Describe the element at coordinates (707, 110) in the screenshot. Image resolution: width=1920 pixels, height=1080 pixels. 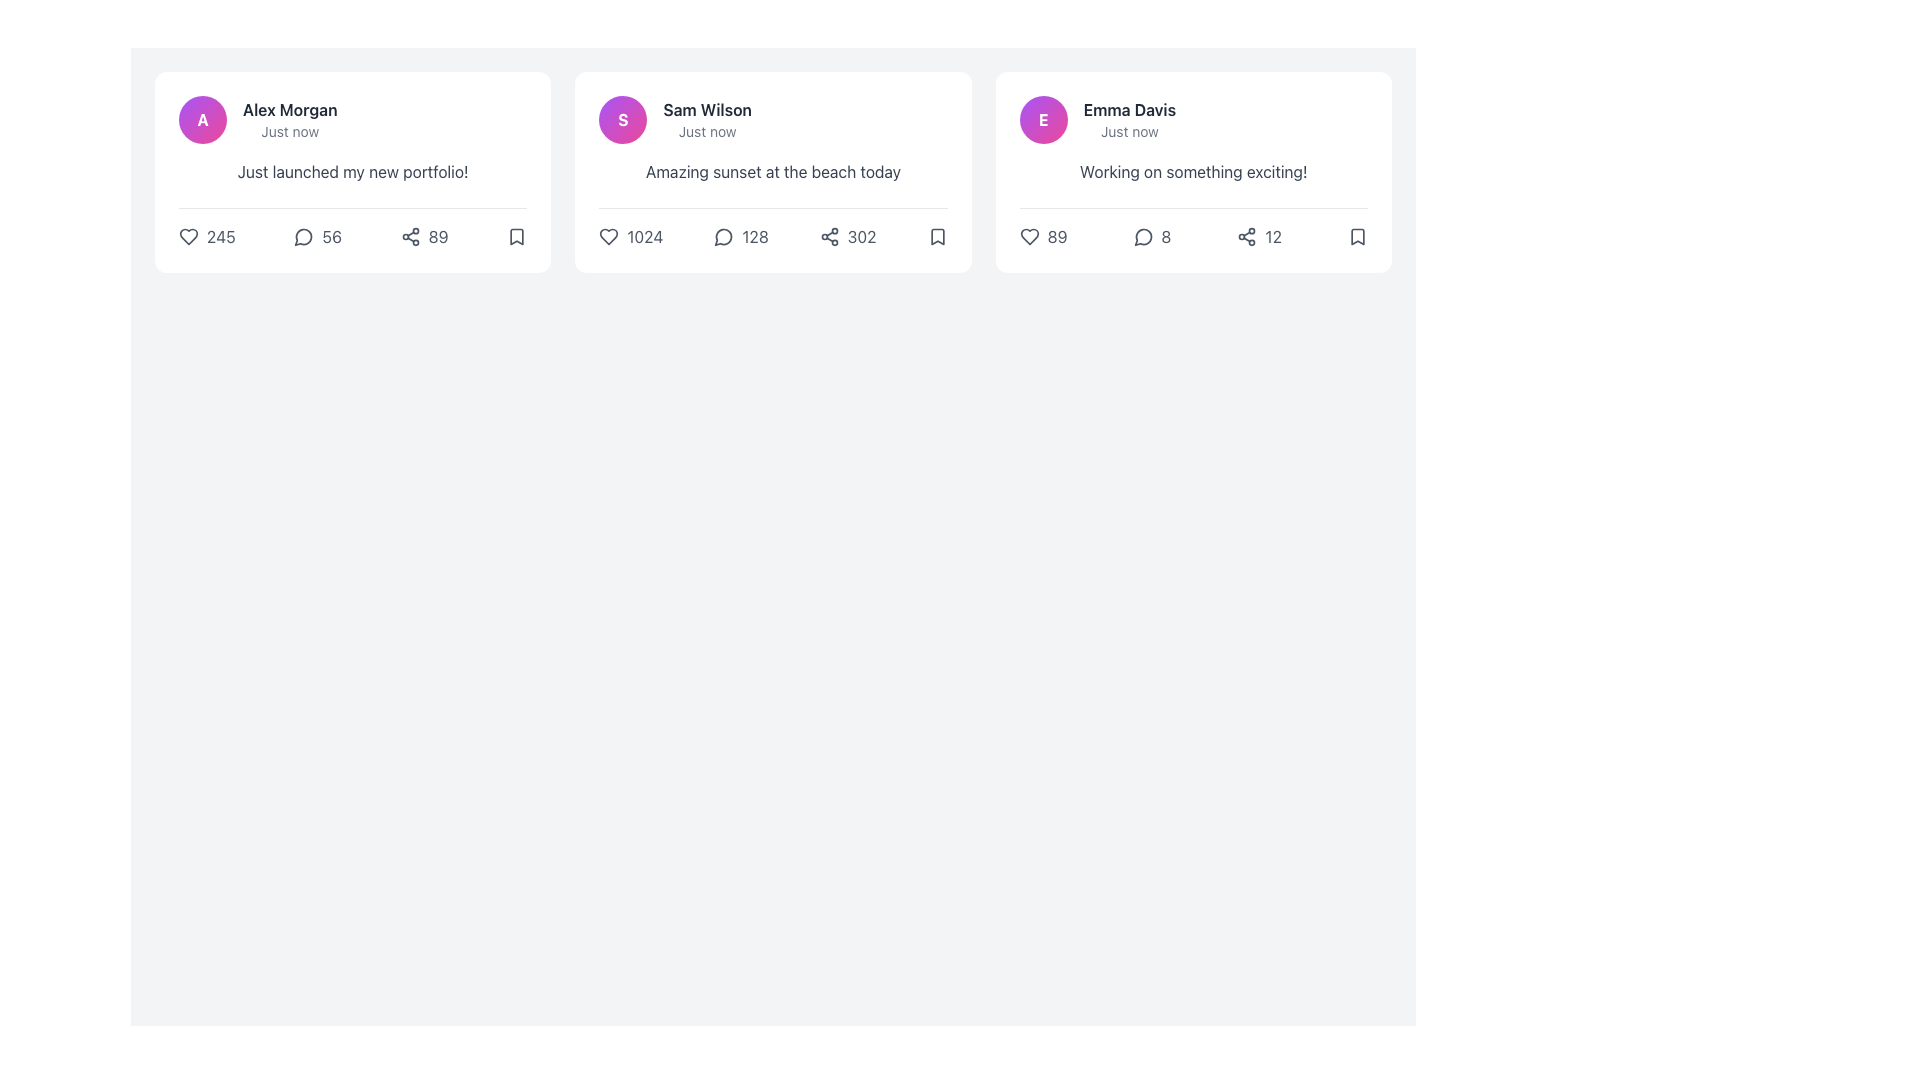
I see `the text label 'Sam Wilson', which is styled with bold font and dark gray color, located at the top of the second card in a grid layout, next to a circular avatar containing an 'S'` at that location.